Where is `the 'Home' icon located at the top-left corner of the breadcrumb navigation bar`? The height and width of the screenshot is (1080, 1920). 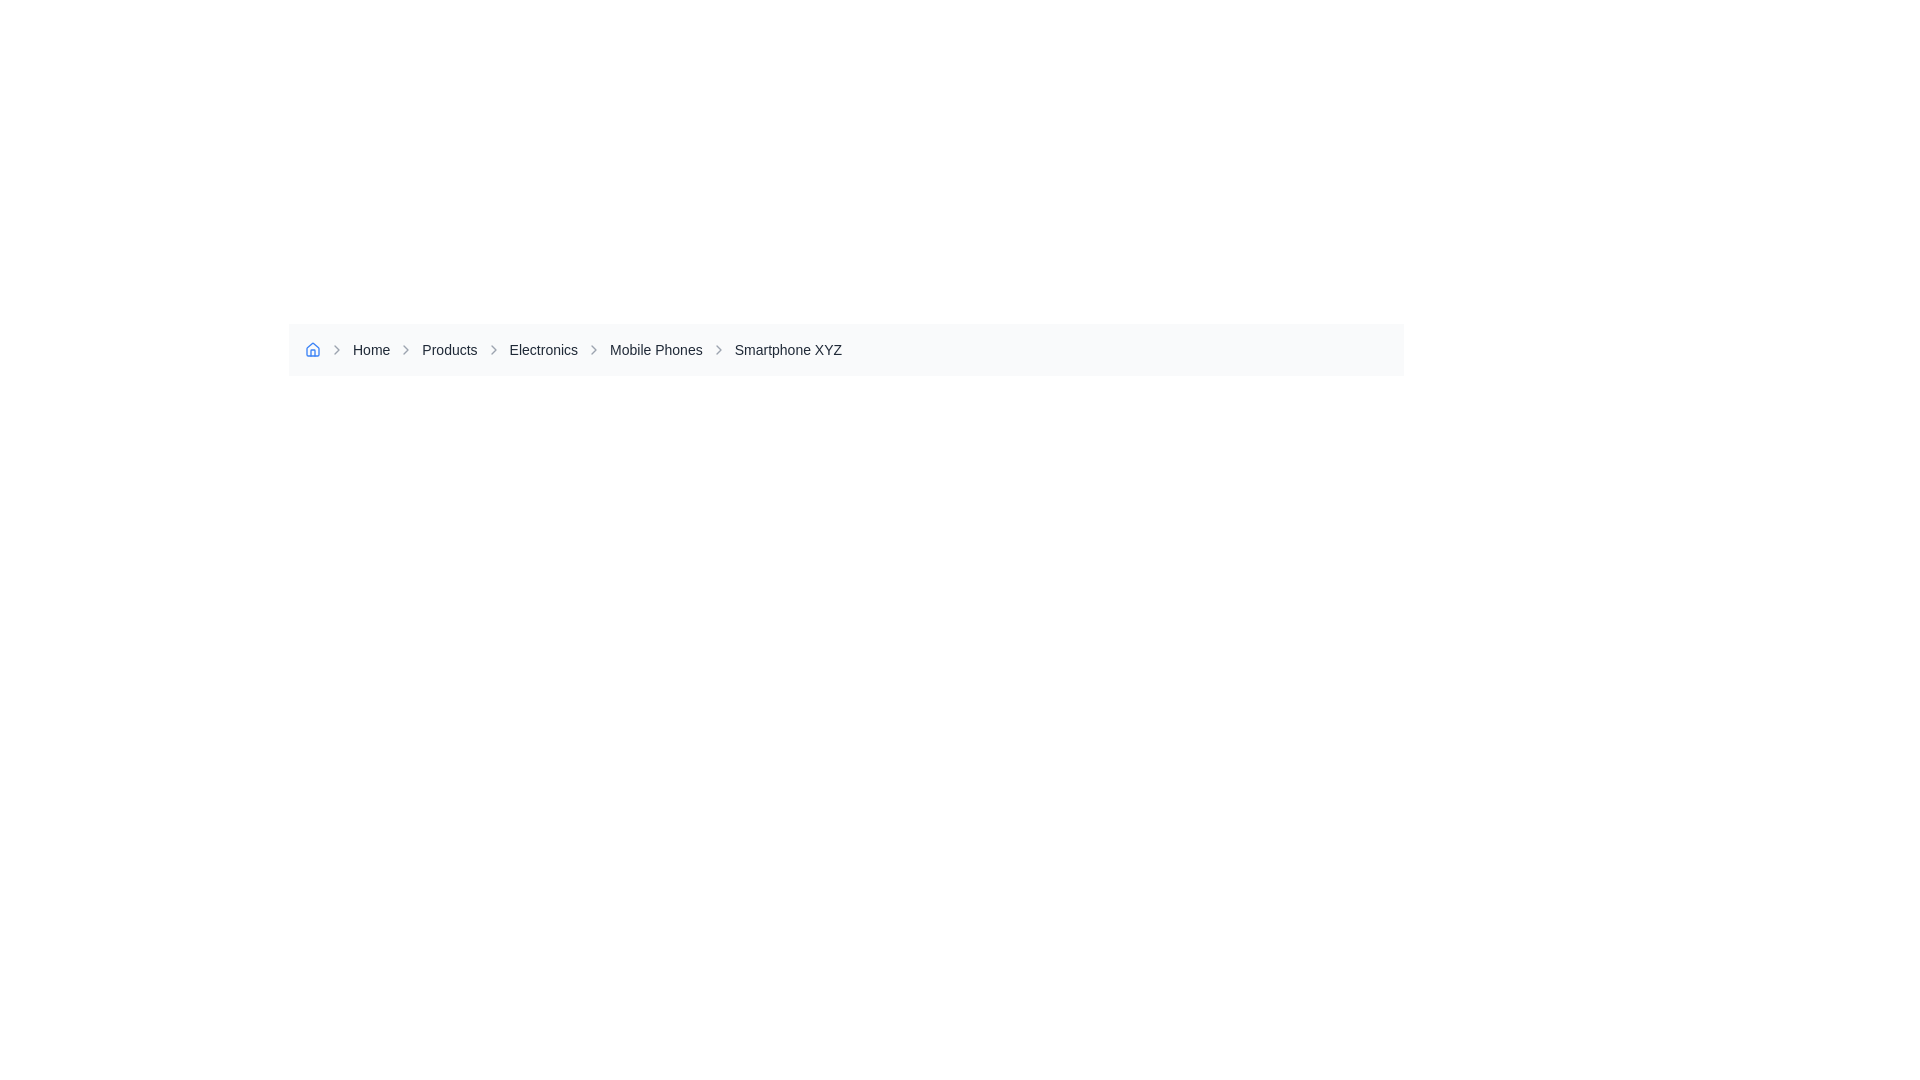 the 'Home' icon located at the top-left corner of the breadcrumb navigation bar is located at coordinates (311, 347).